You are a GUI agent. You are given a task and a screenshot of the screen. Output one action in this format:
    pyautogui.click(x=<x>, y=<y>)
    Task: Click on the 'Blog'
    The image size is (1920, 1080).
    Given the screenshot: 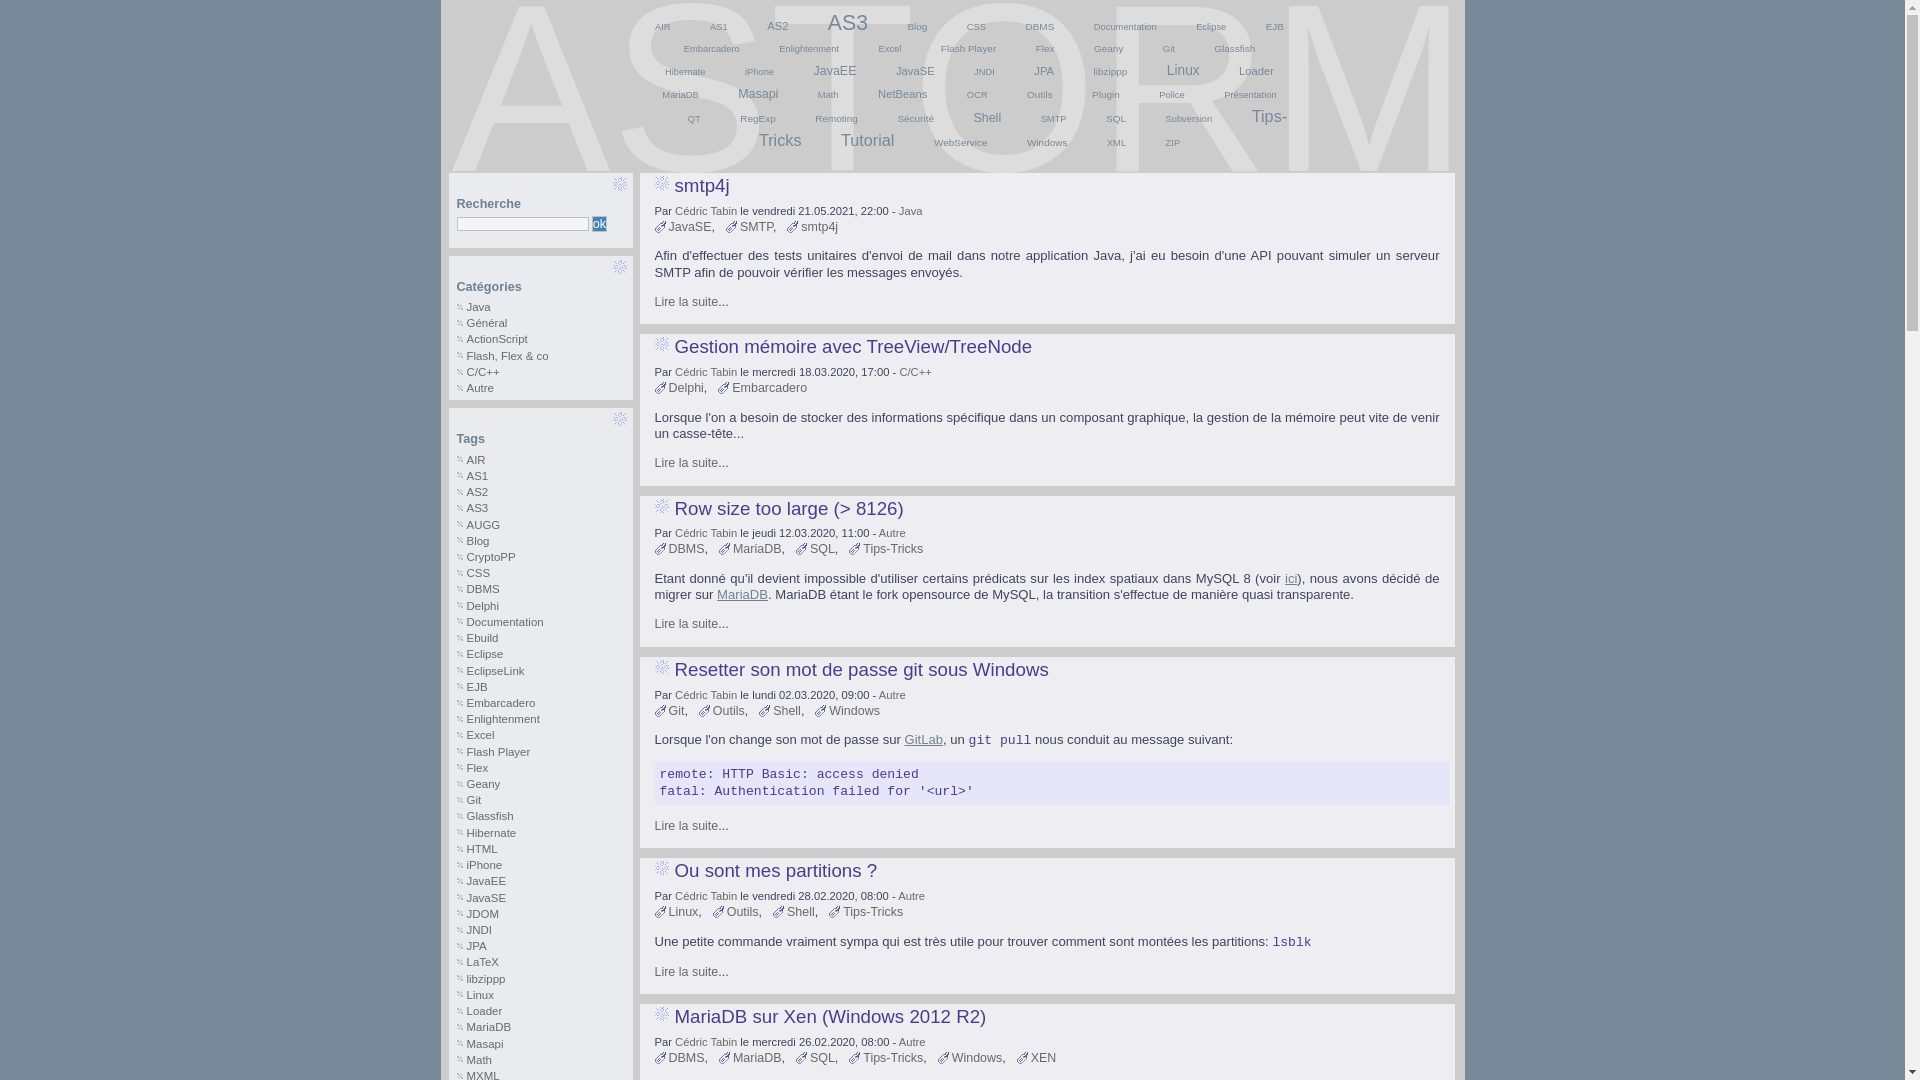 What is the action you would take?
    pyautogui.click(x=476, y=540)
    